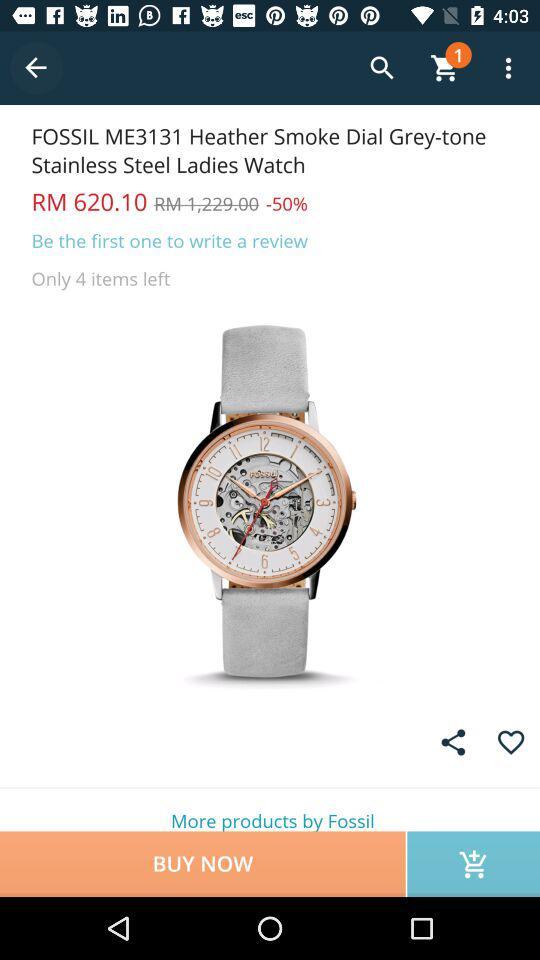 The height and width of the screenshot is (960, 540). Describe the element at coordinates (270, 810) in the screenshot. I see `the item above buy now item` at that location.